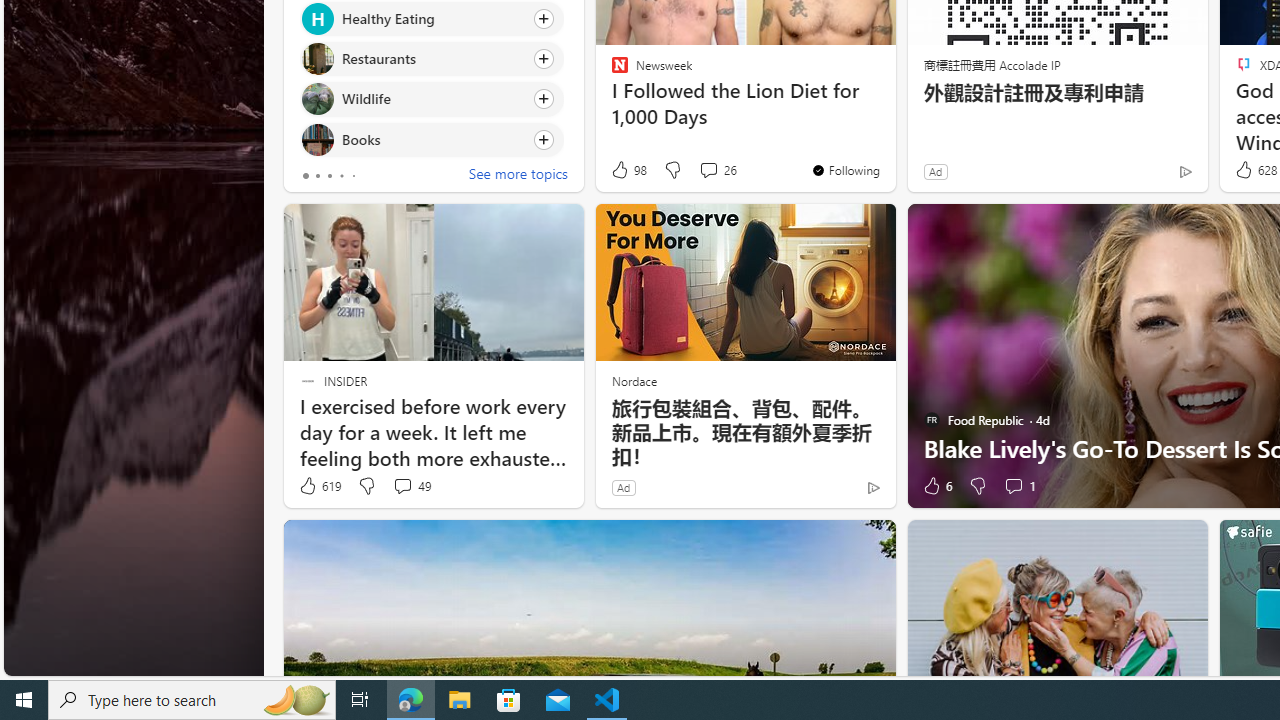 This screenshot has height=720, width=1280. Describe the element at coordinates (627, 169) in the screenshot. I see `'98 Like'` at that location.